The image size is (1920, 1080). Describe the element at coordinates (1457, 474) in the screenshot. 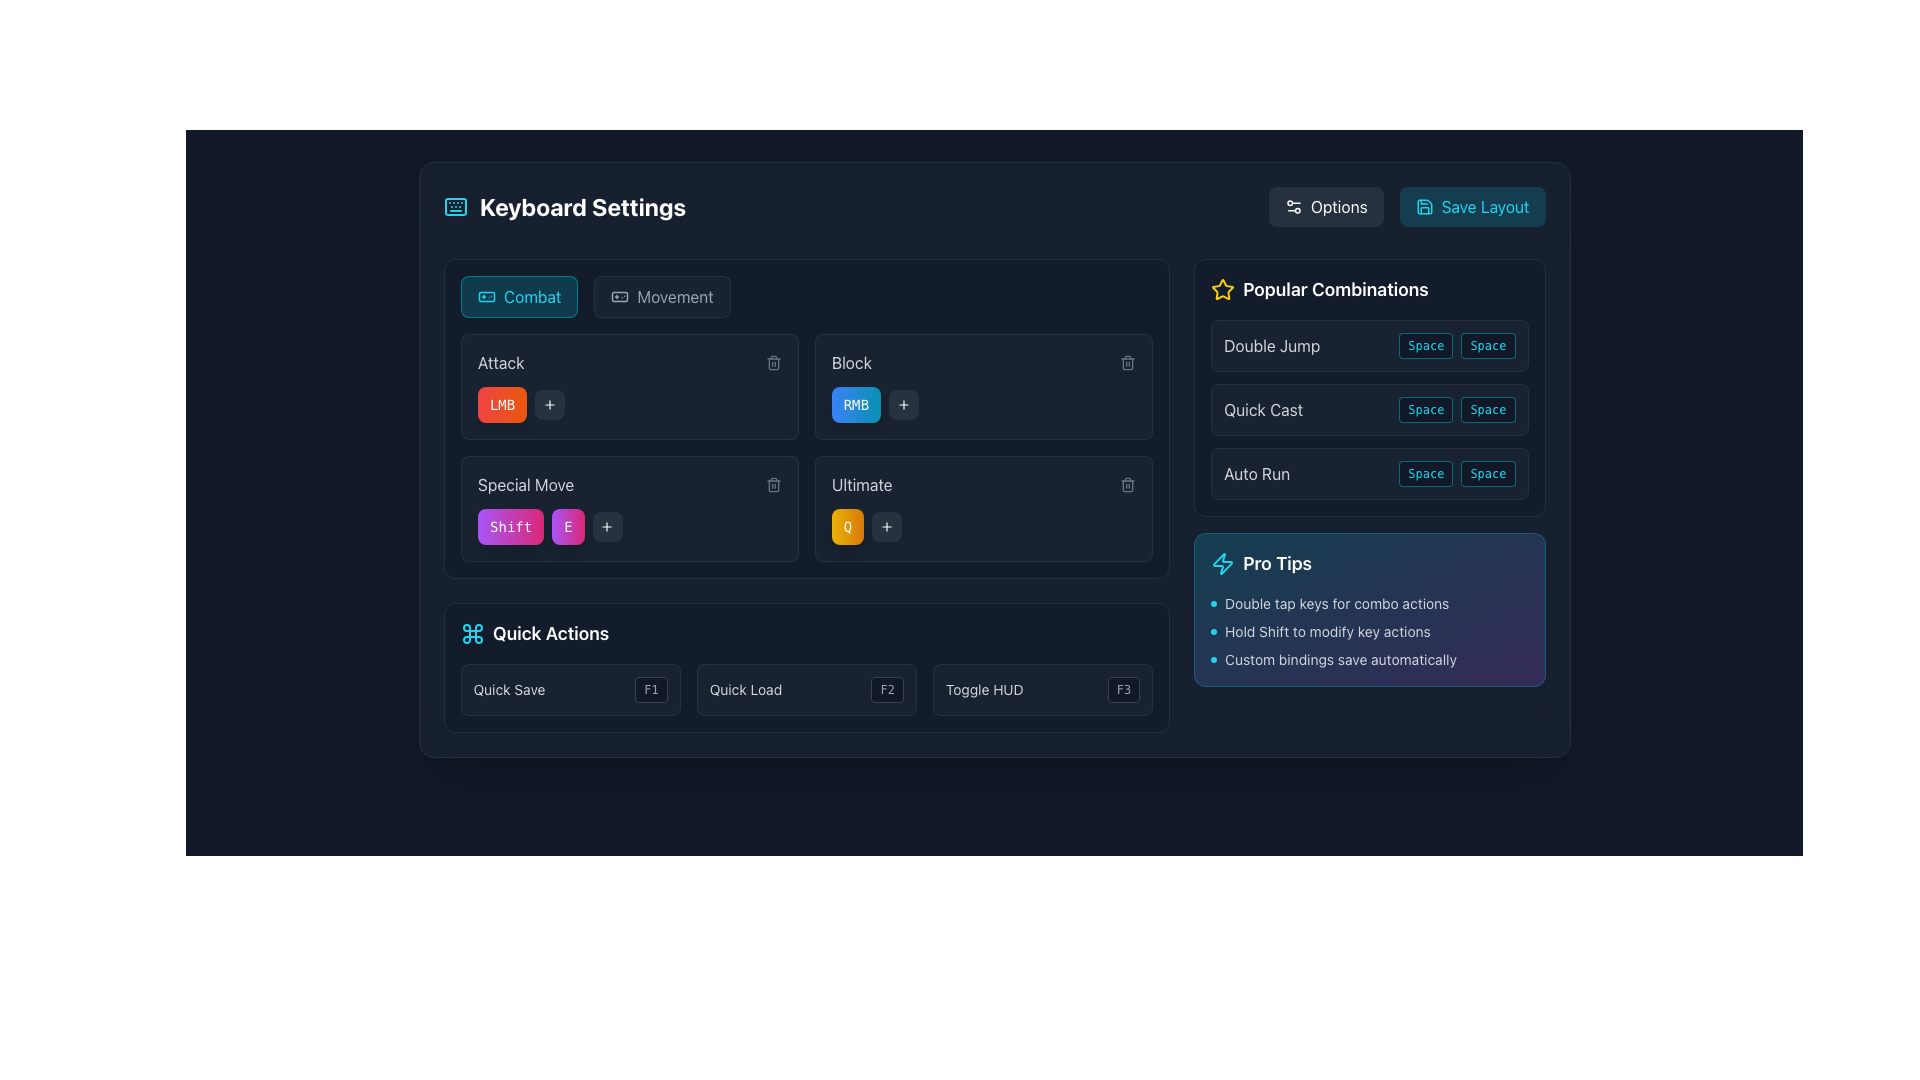

I see `each 'Space' button in the Button group under the 'Auto Run' label` at that location.